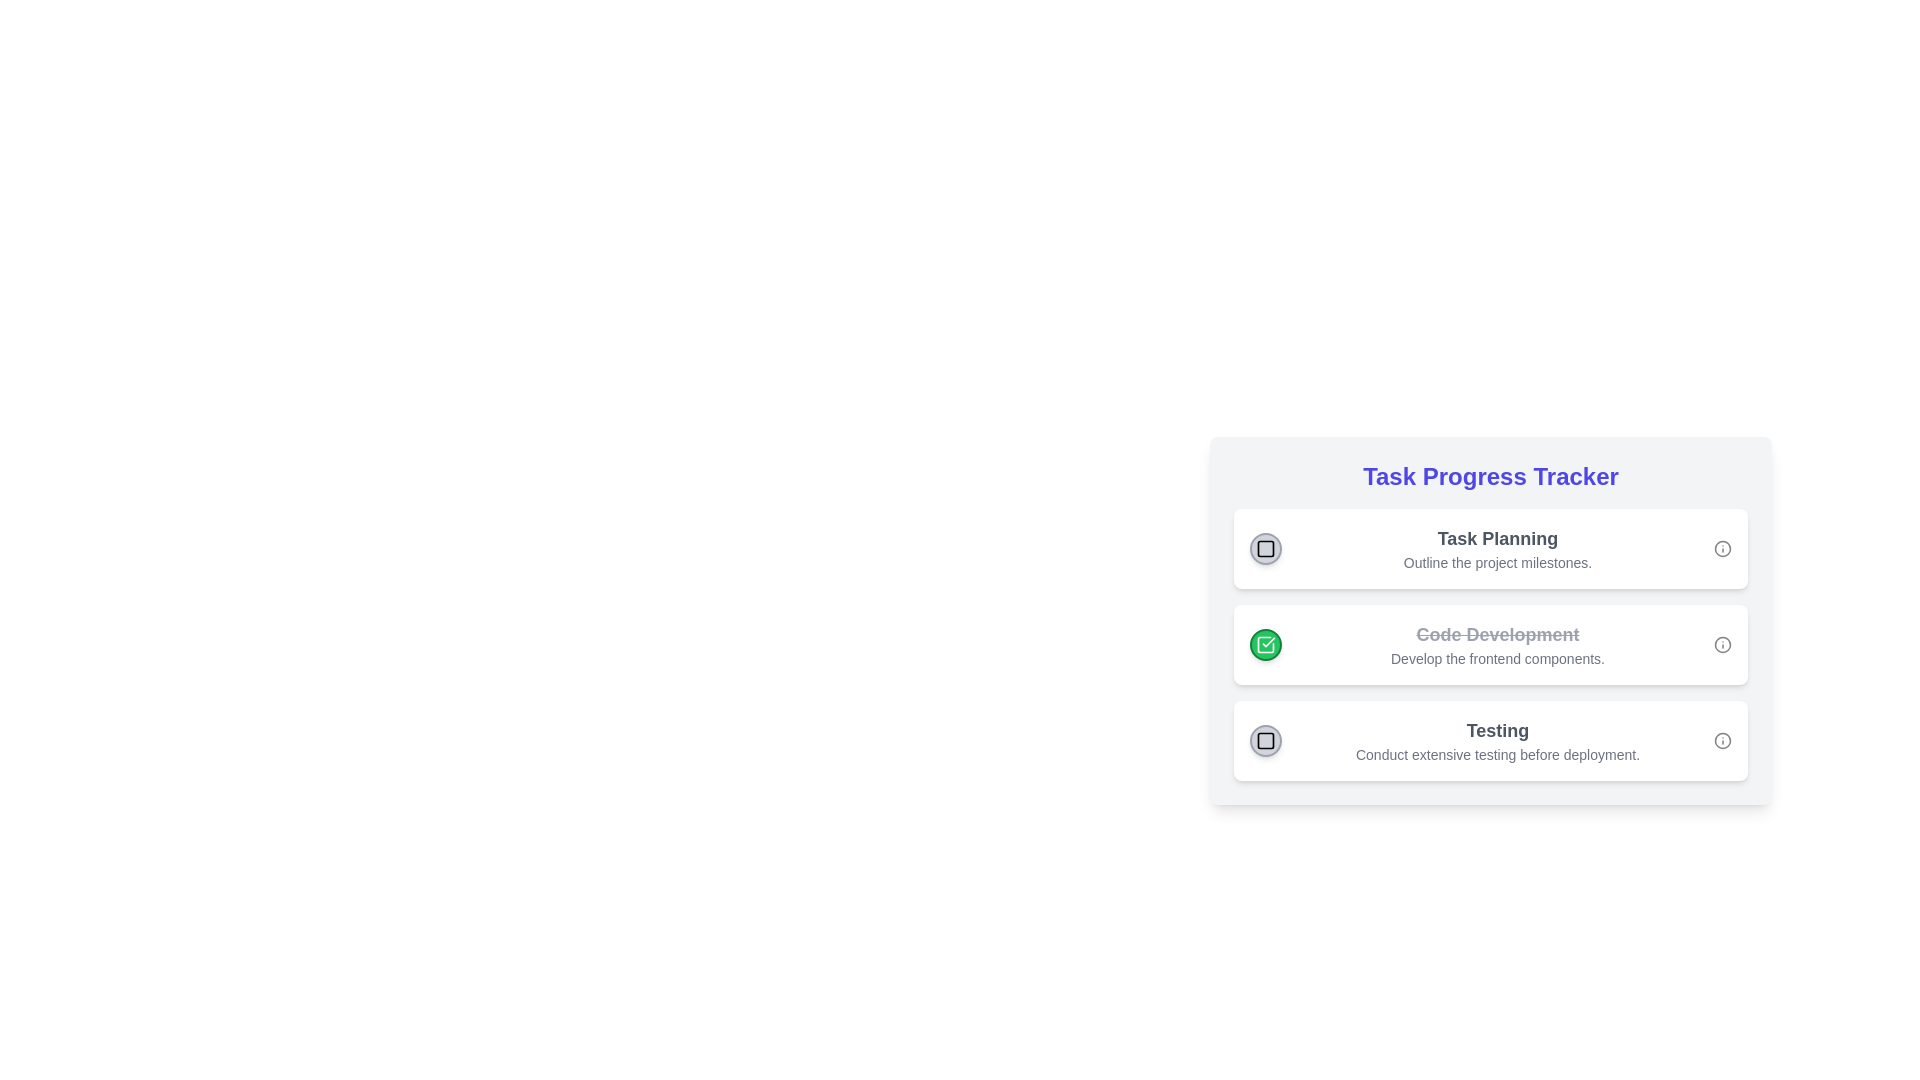 This screenshot has height=1080, width=1920. Describe the element at coordinates (1497, 538) in the screenshot. I see `the 'Task Planning' text label, which is styled in a larger bold font and appears prominently in grayish color above the 'Outline the project milestones.' text within the 'Task Progress Tracker' component` at that location.